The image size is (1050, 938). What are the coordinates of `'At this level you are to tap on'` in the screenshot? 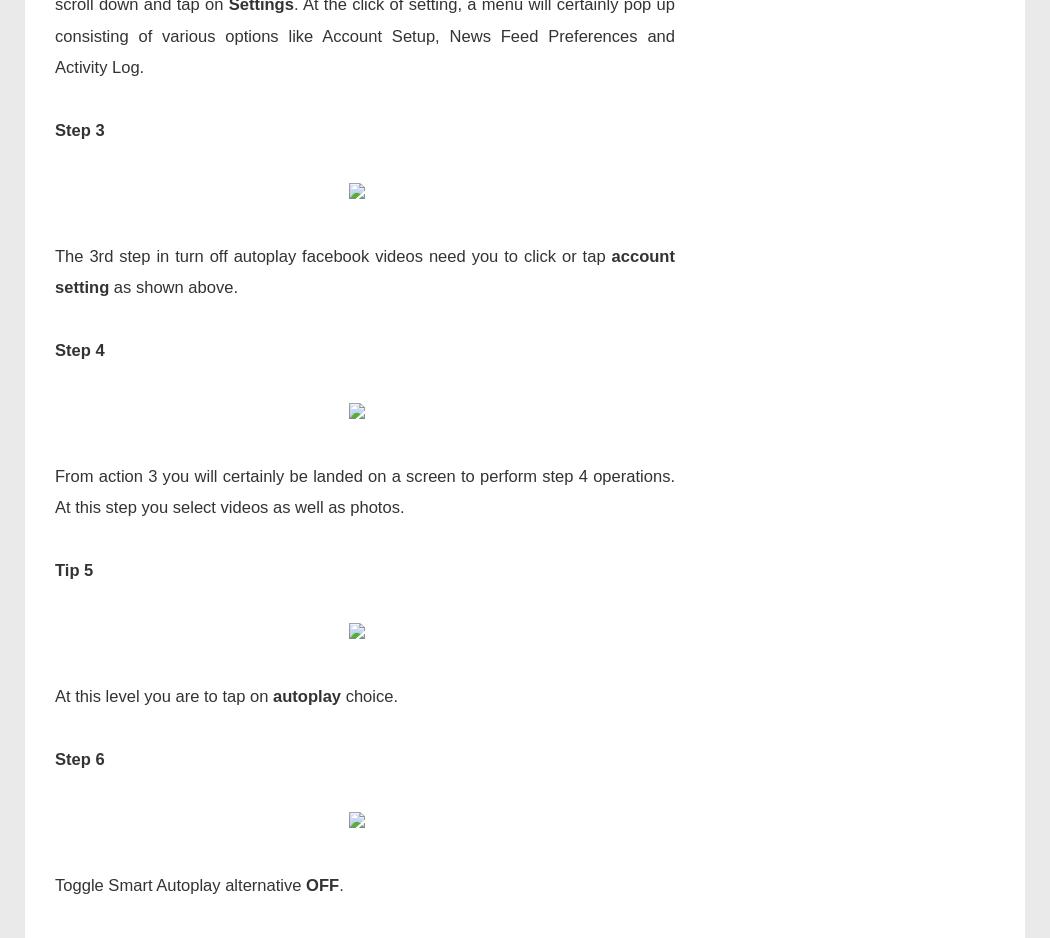 It's located at (164, 696).